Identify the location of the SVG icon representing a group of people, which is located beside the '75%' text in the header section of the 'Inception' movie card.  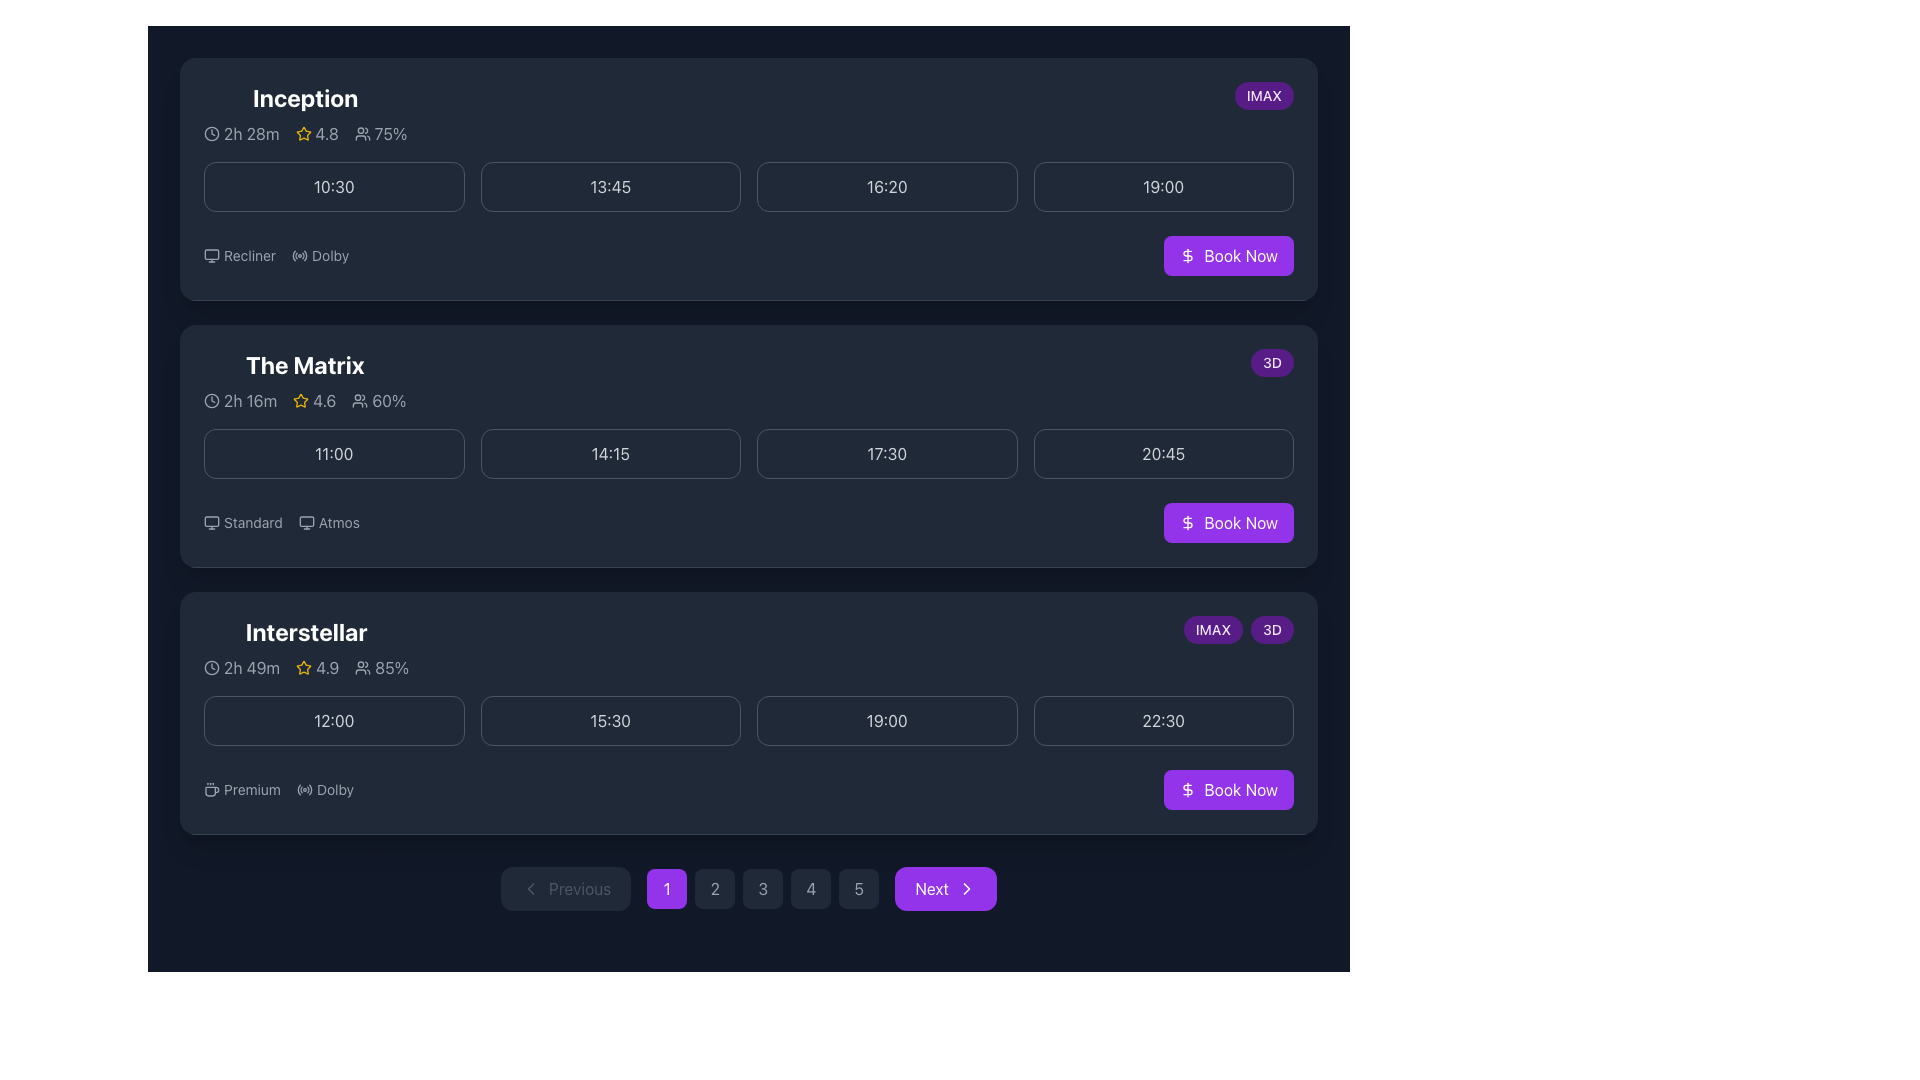
(362, 134).